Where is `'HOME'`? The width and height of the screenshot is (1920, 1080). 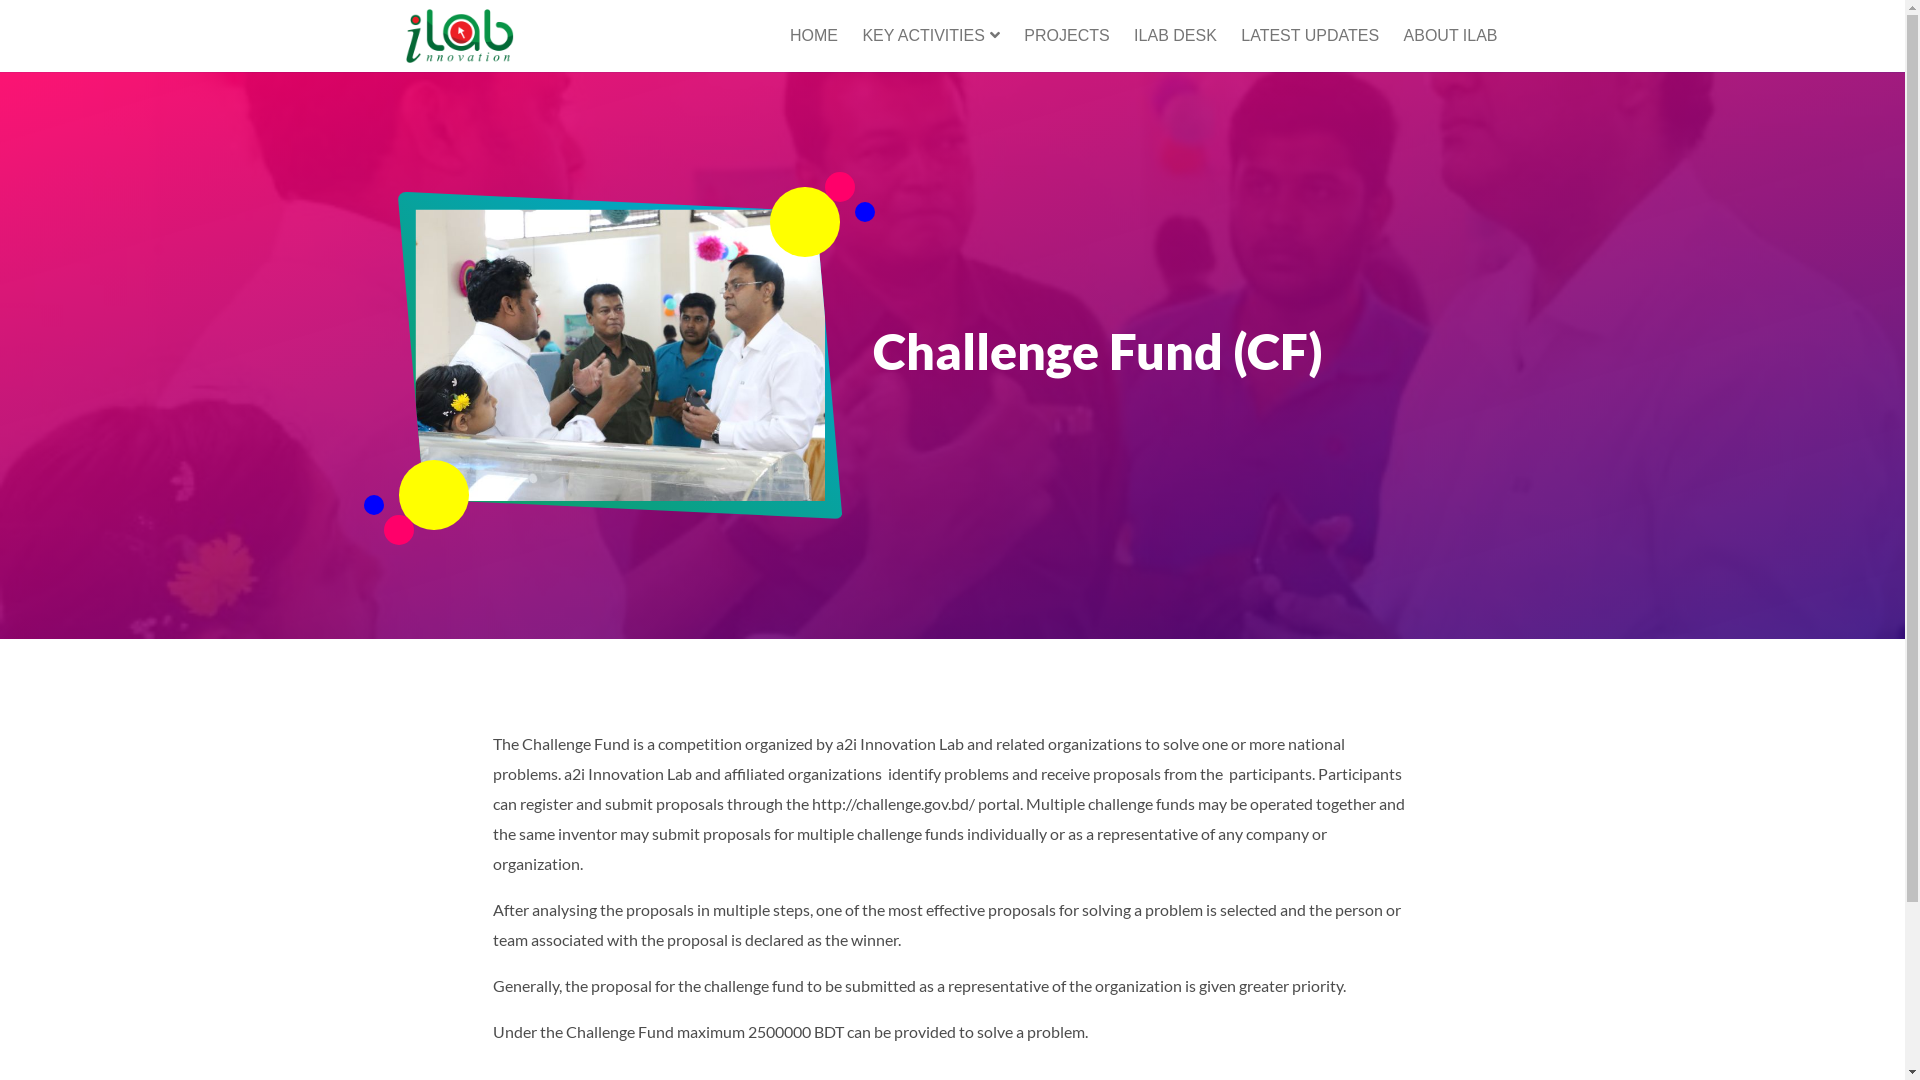 'HOME' is located at coordinates (789, 35).